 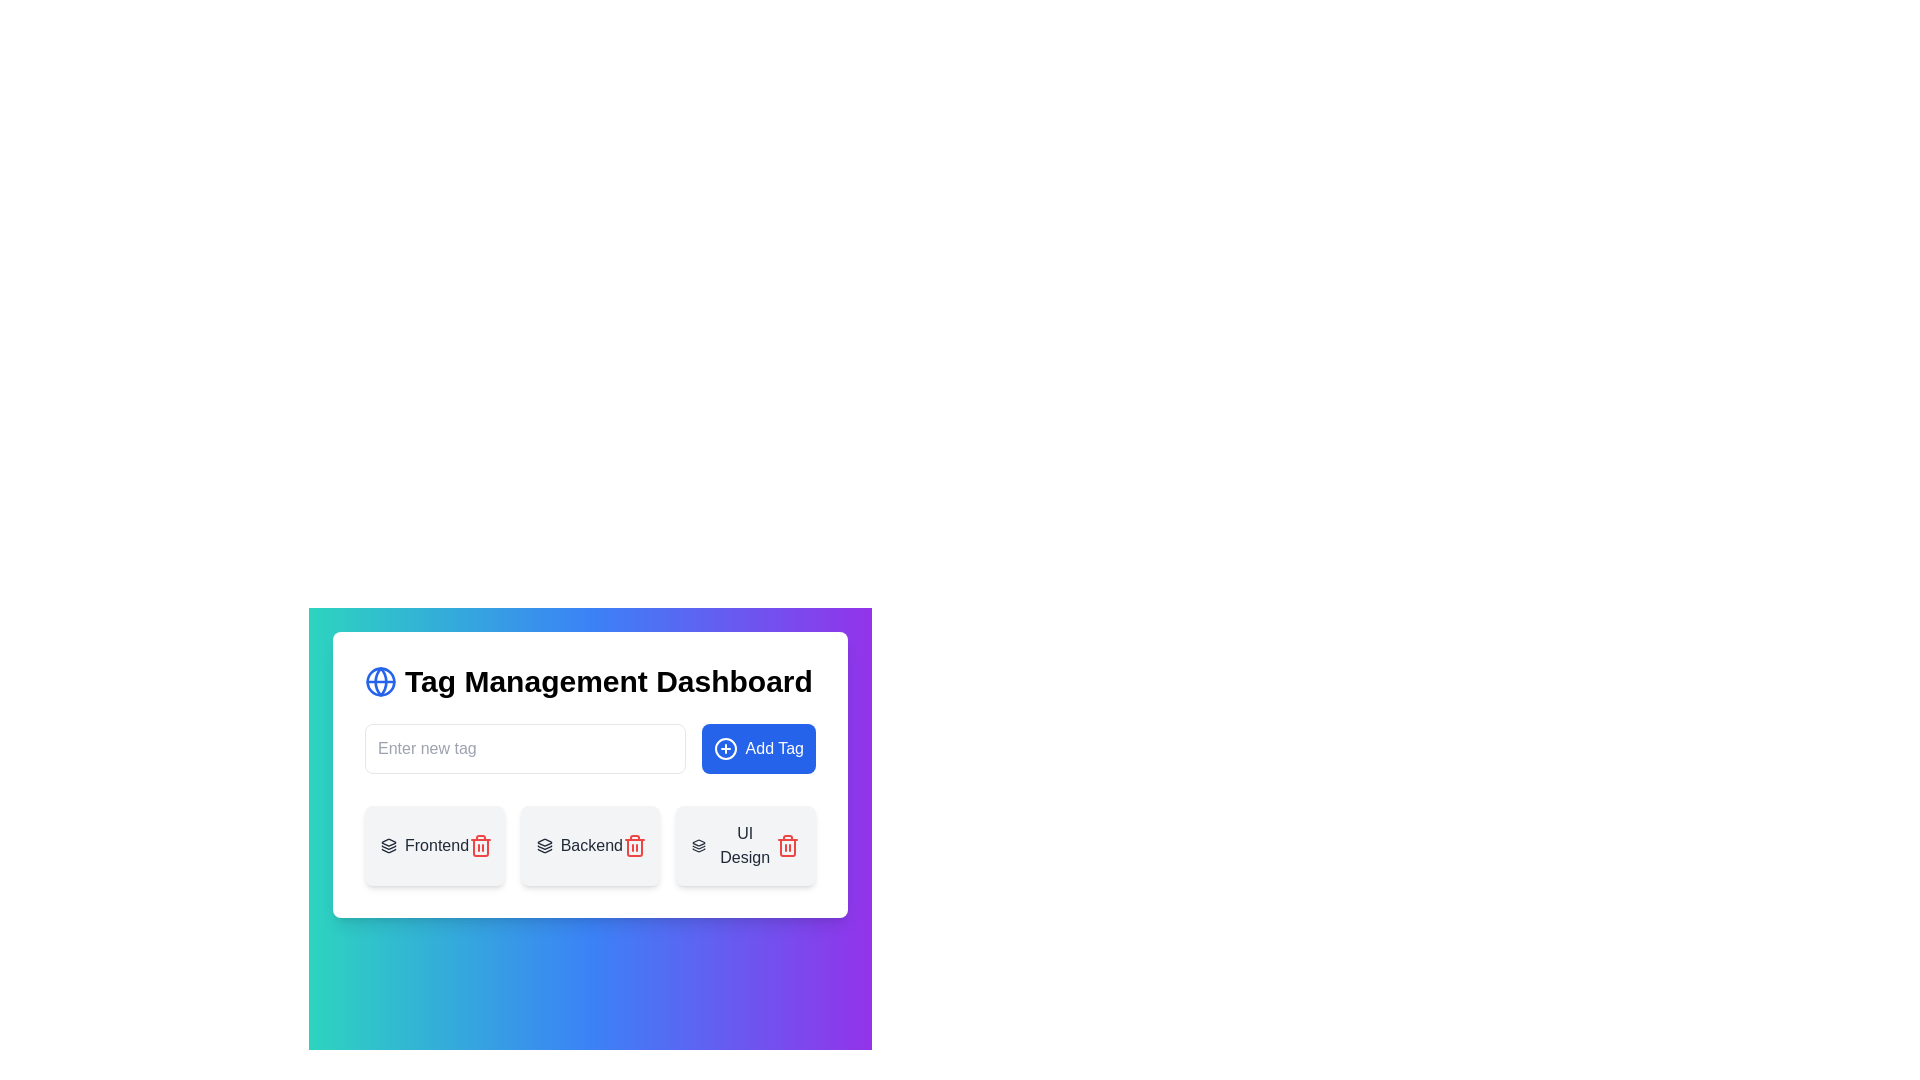 I want to click on the red-colored trash icon at the bottom-right section of the 'UI Design' card, so click(x=786, y=845).